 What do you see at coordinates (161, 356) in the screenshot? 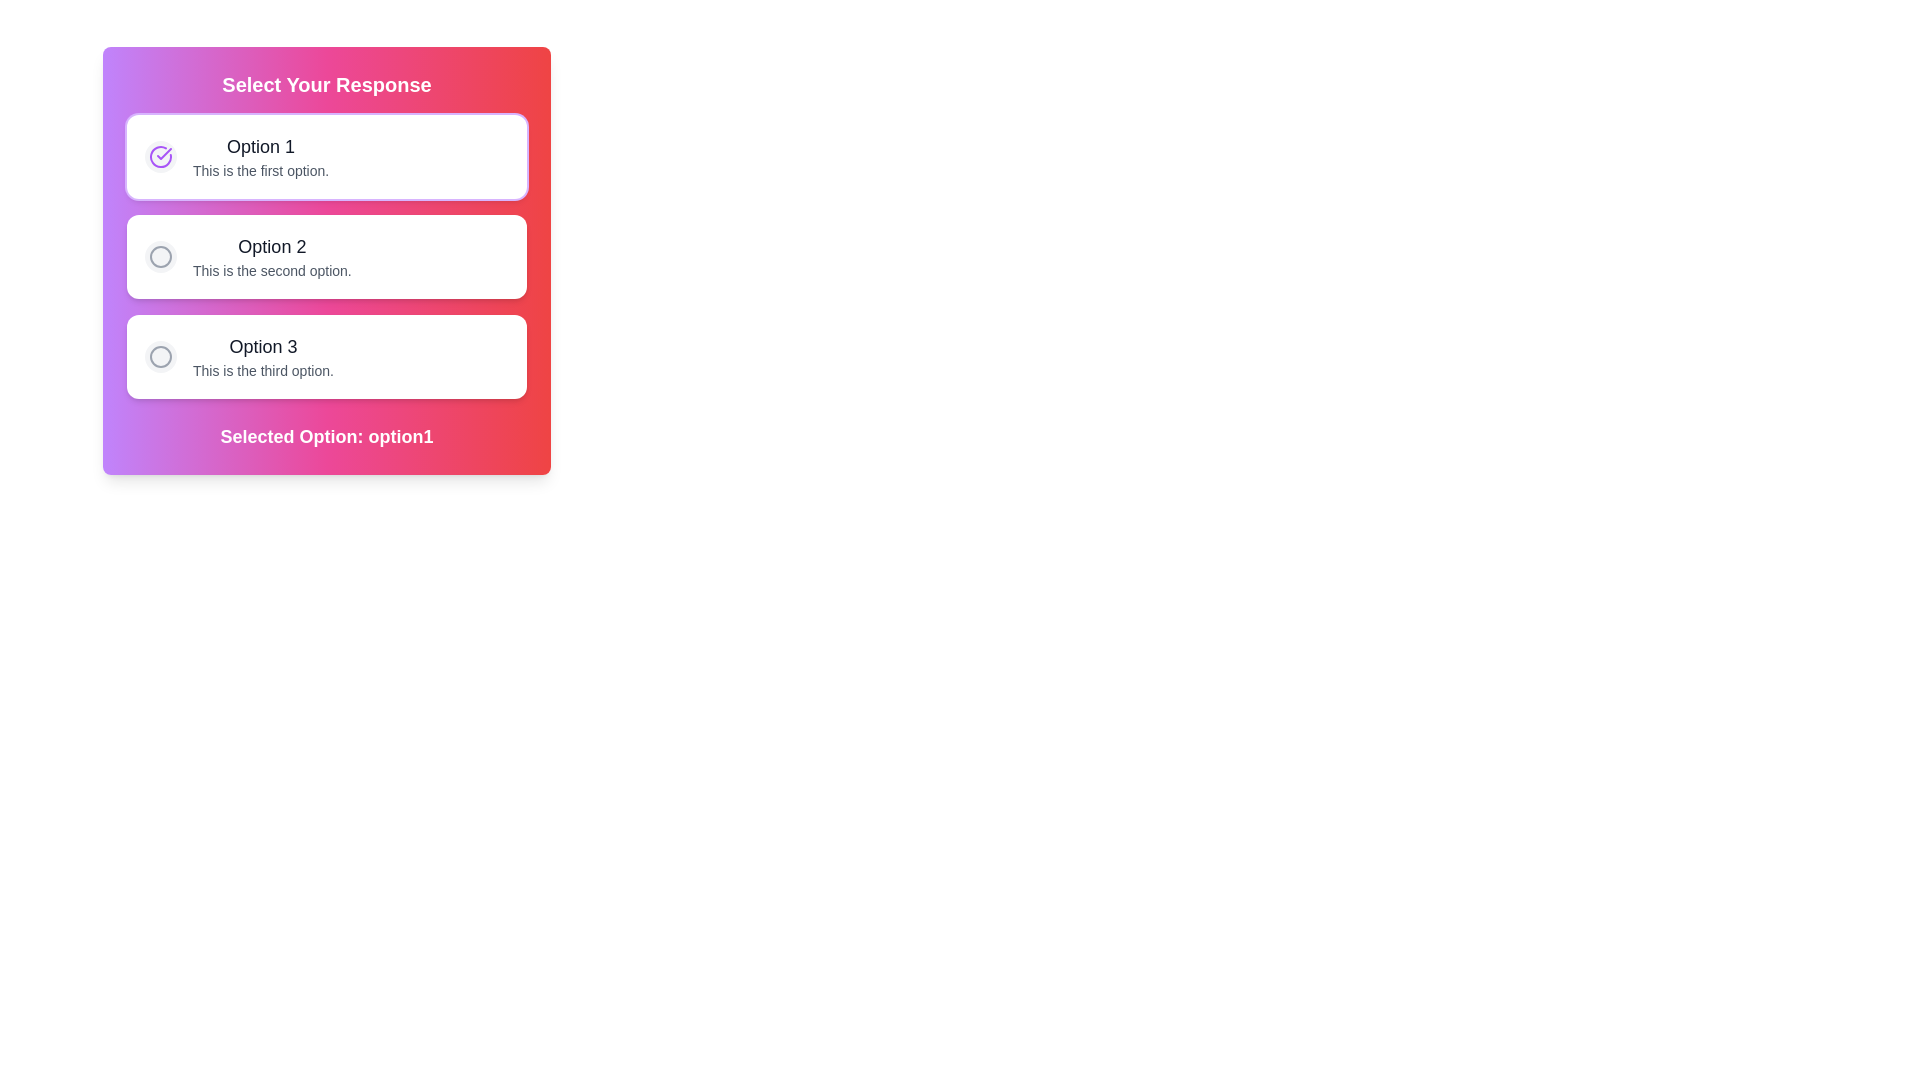
I see `the selectable circular marker next to 'Option 3' to indicate active selection` at bounding box center [161, 356].